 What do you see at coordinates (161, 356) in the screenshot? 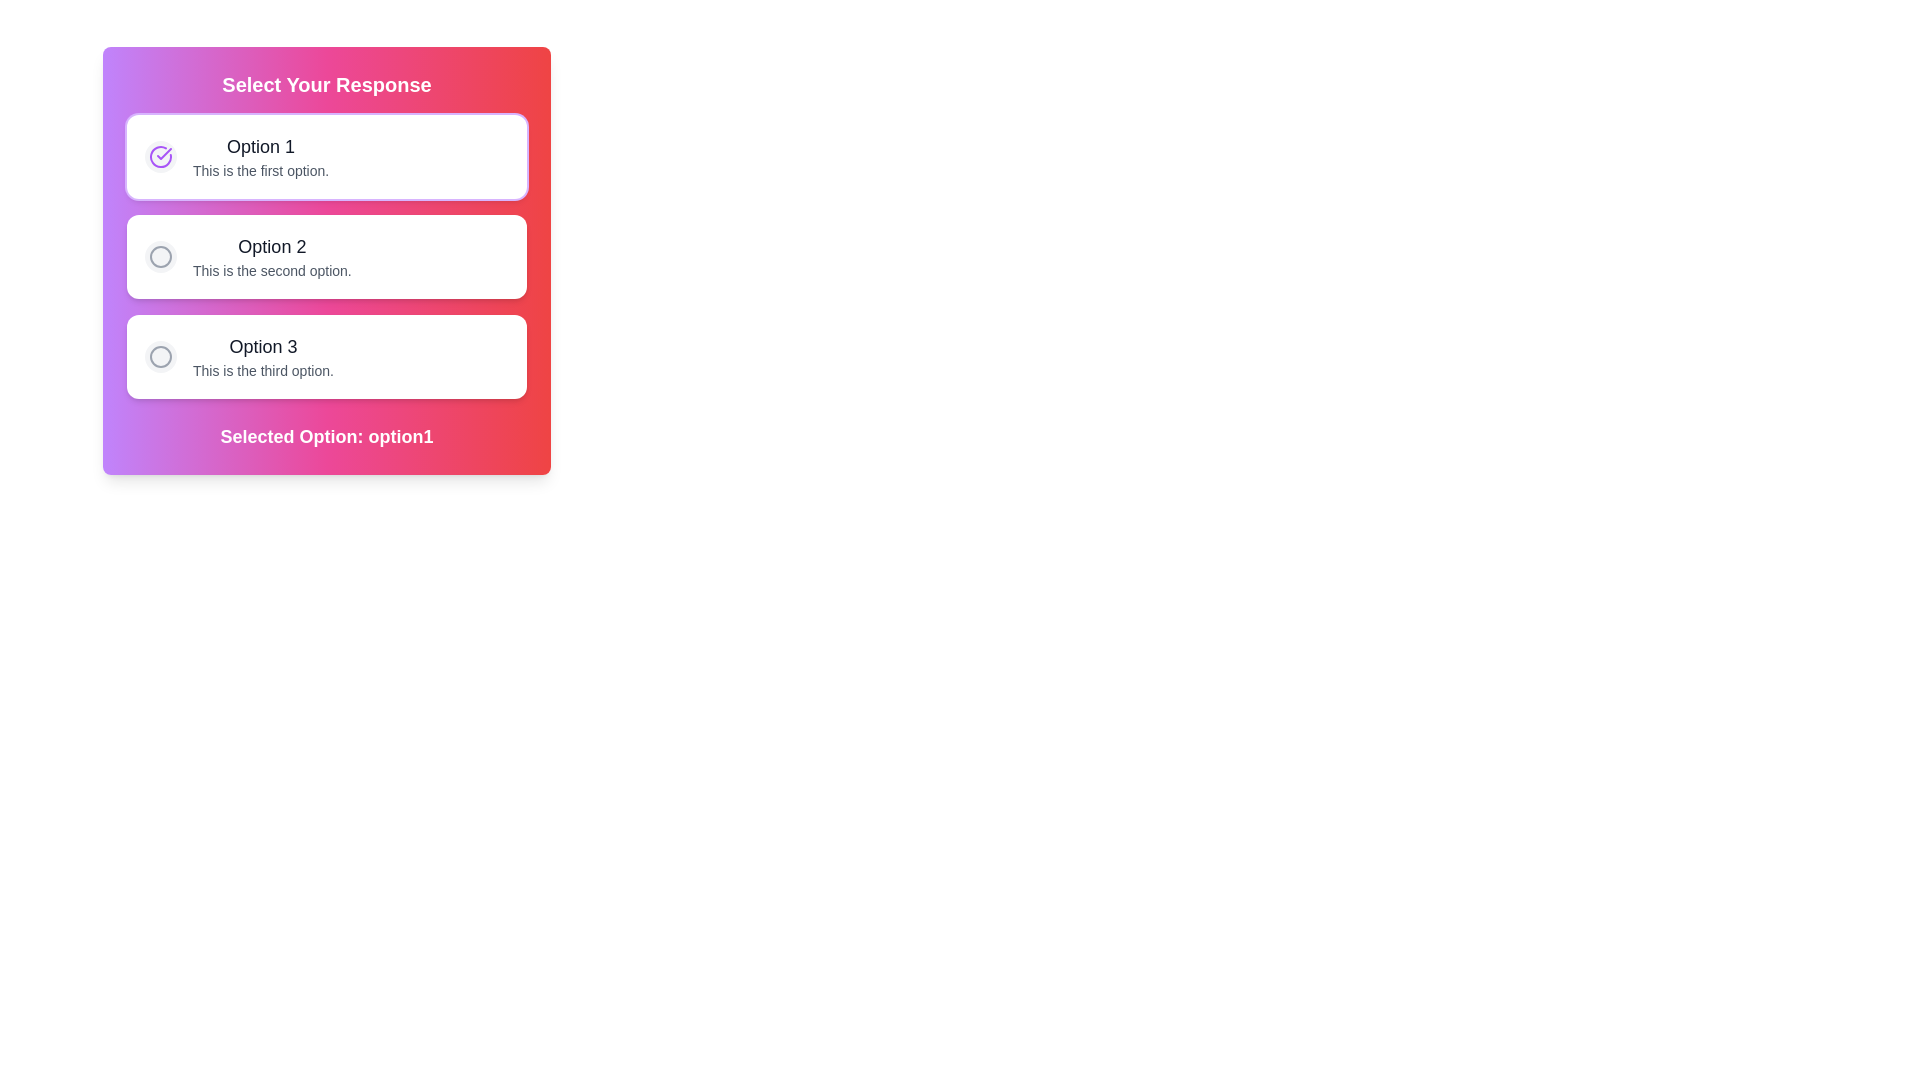
I see `the selectable circular marker next to 'Option 3' to indicate active selection` at bounding box center [161, 356].